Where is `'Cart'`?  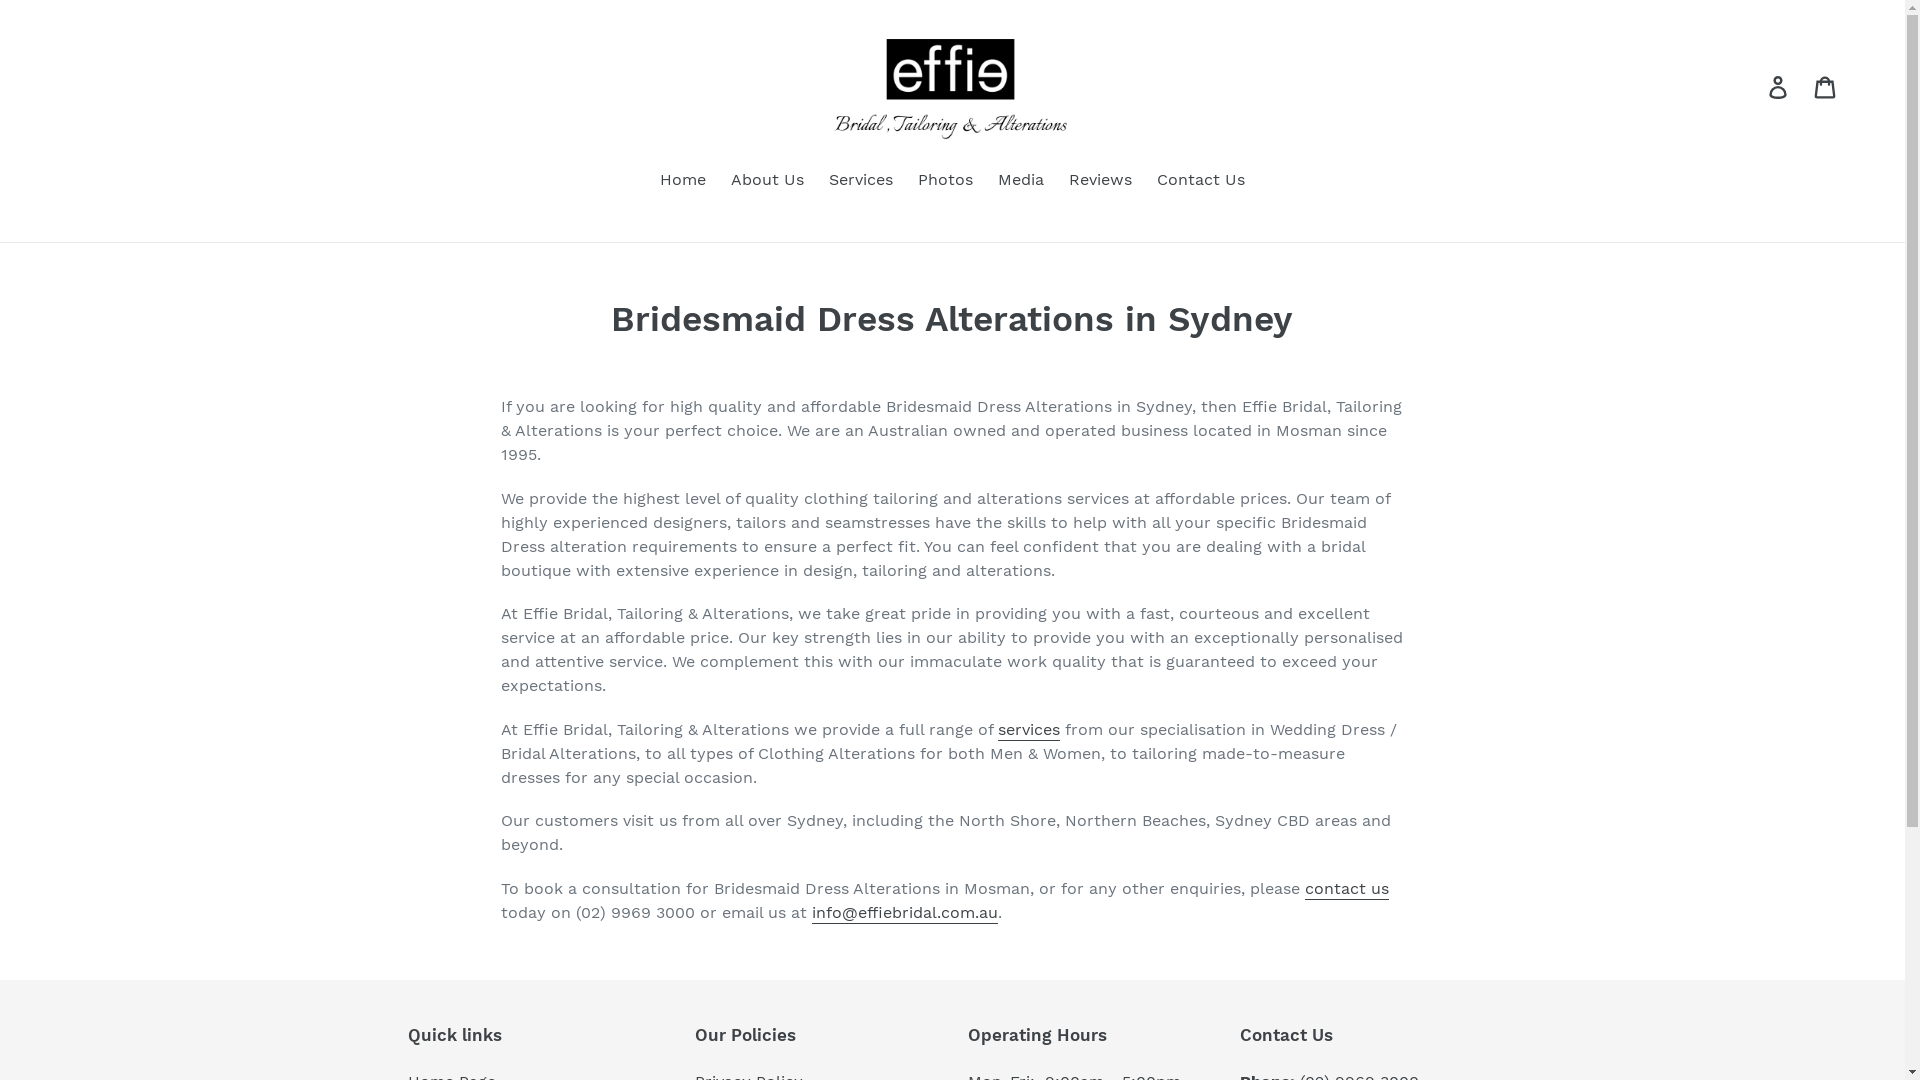
'Cart' is located at coordinates (1826, 85).